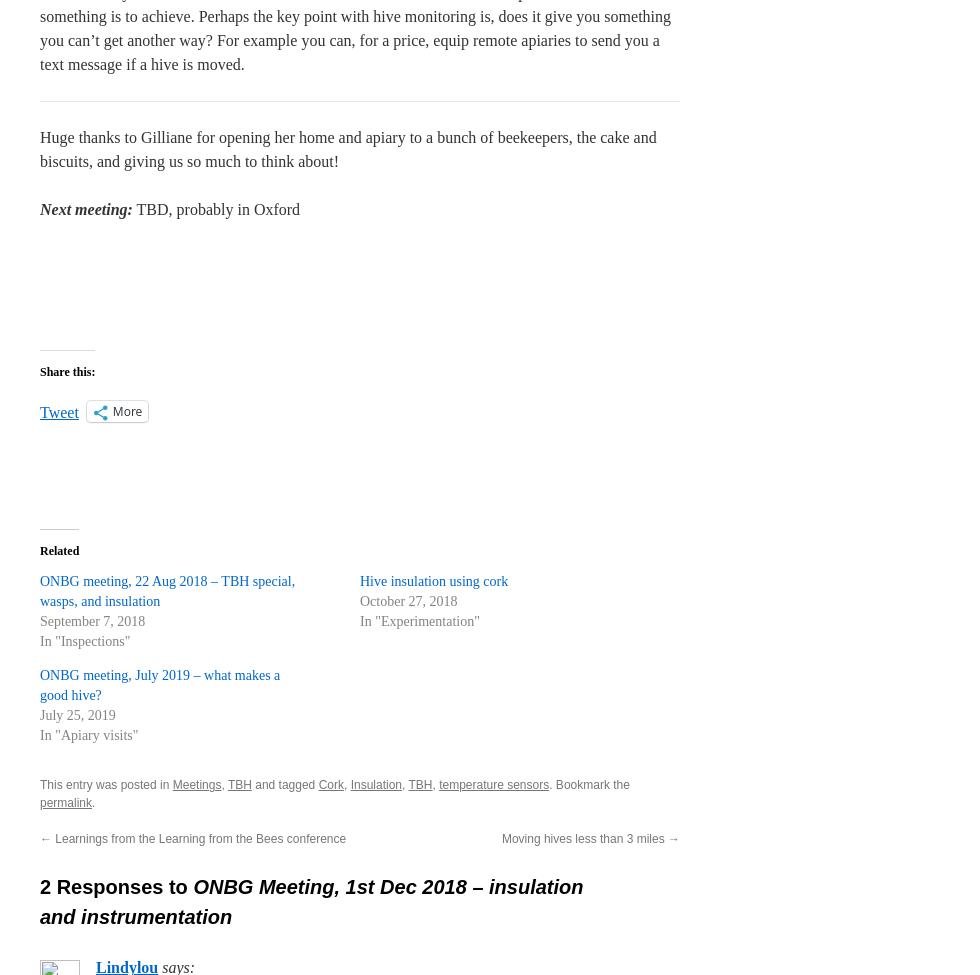  What do you see at coordinates (588, 784) in the screenshot?
I see `'. Bookmark the'` at bounding box center [588, 784].